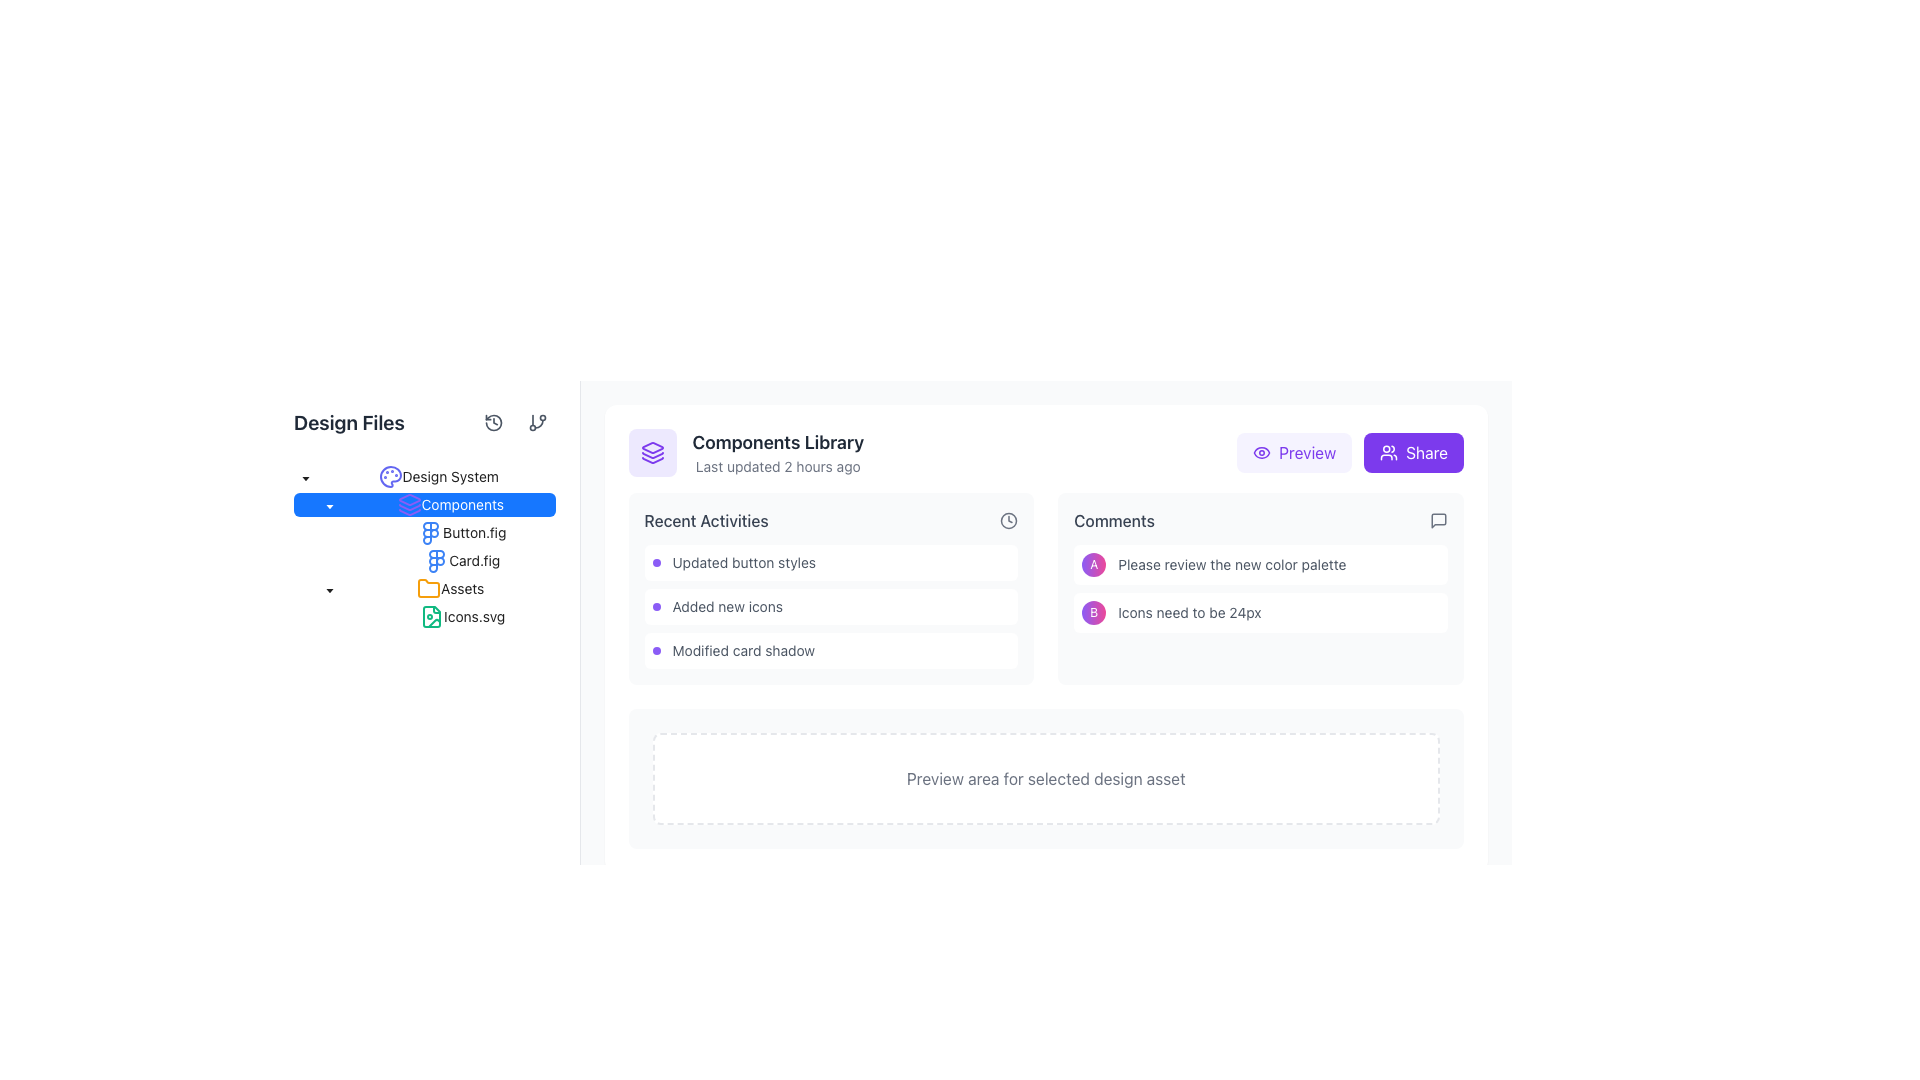 This screenshot has height=1080, width=1920. I want to click on the 'Button.fig' file entry located in the 'Components' folder of the sidebar, so click(461, 531).